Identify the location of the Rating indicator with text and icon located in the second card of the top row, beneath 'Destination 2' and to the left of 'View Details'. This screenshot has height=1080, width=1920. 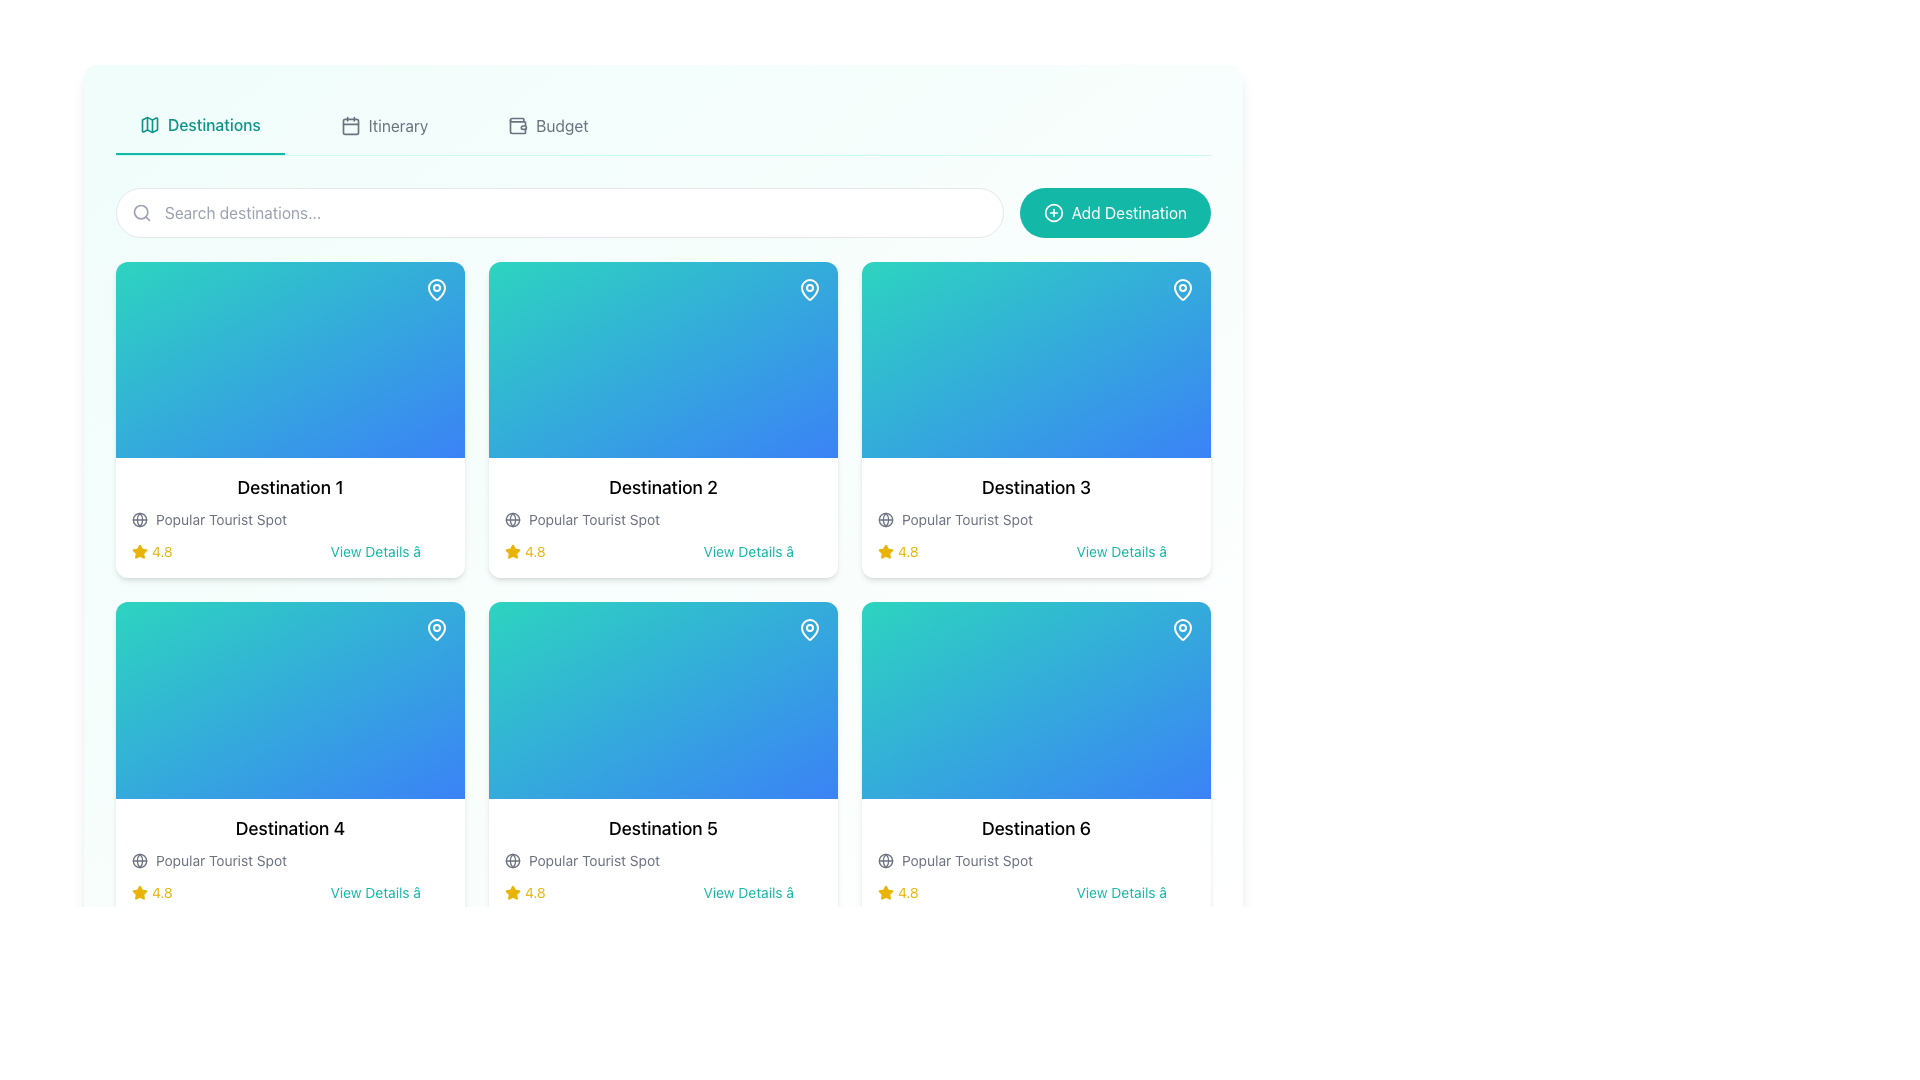
(525, 552).